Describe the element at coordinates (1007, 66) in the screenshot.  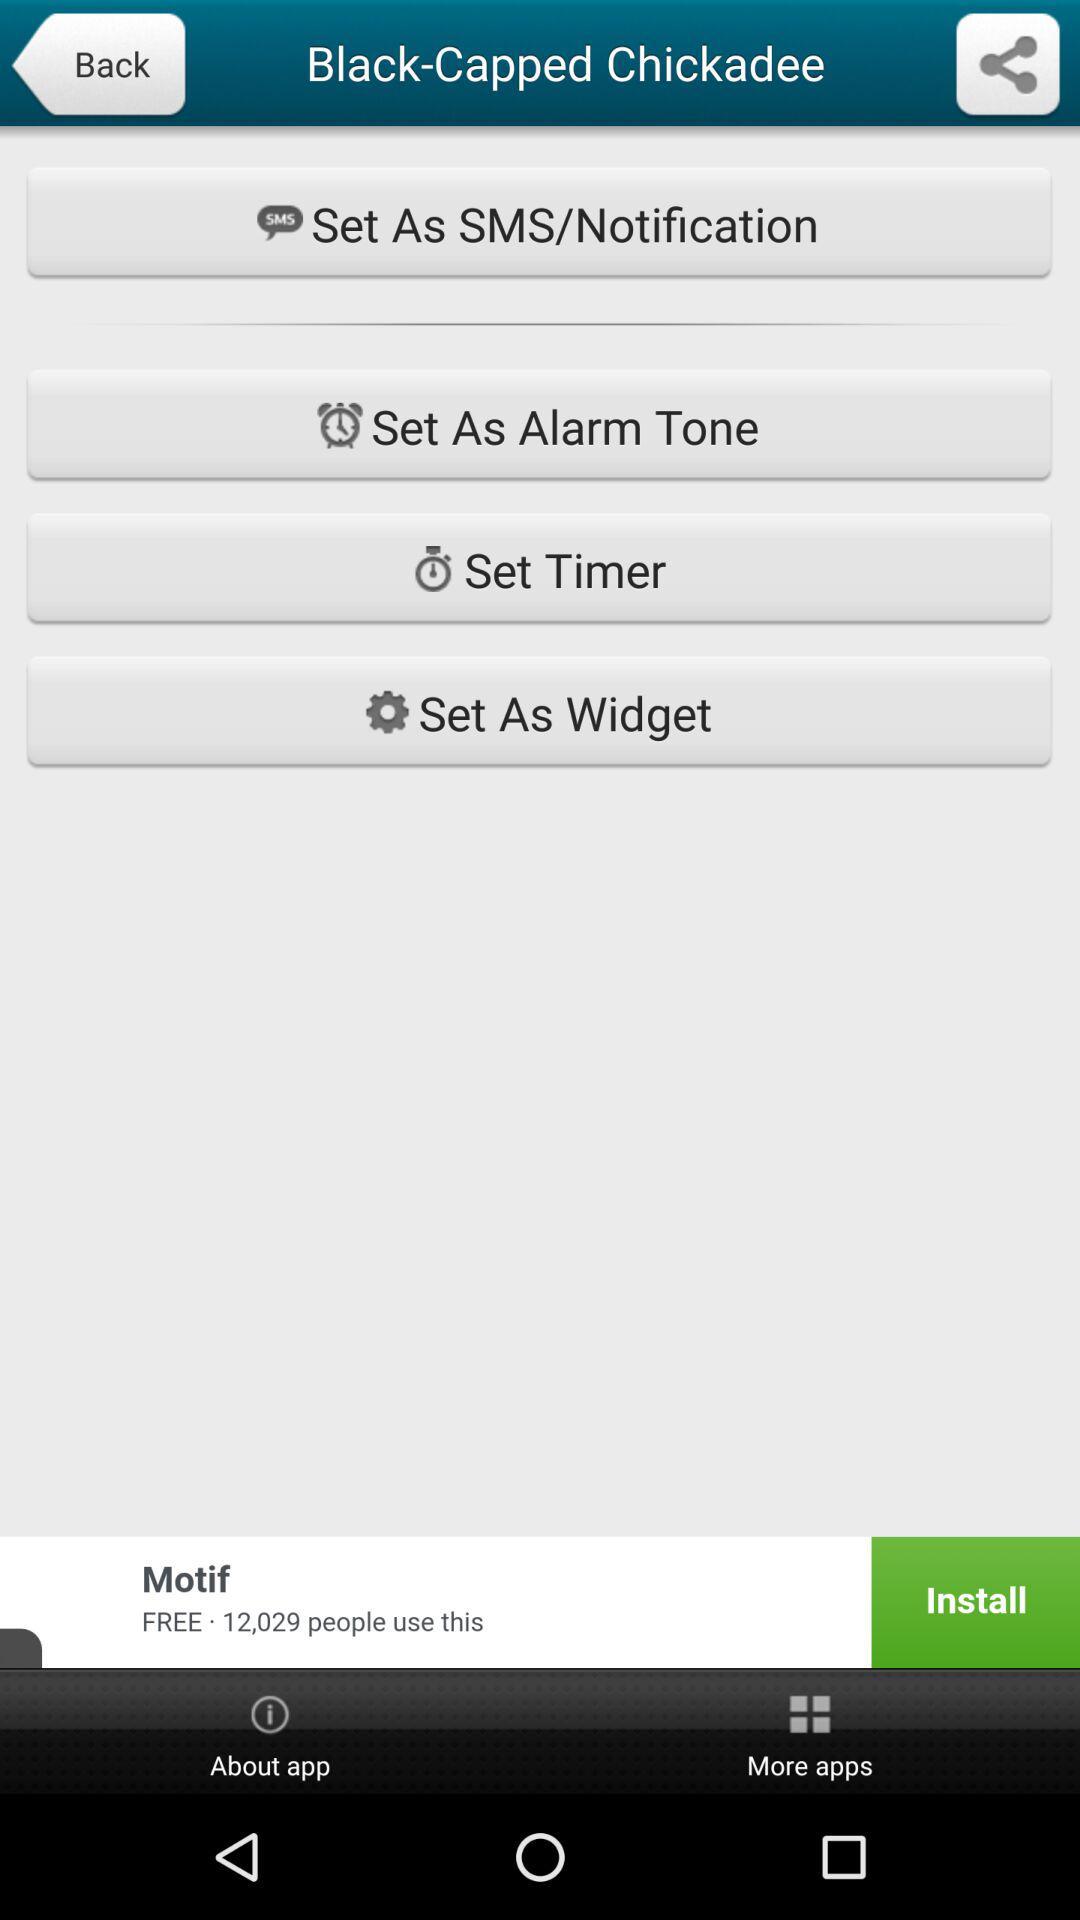
I see `the item next to black-capped chickadee` at that location.